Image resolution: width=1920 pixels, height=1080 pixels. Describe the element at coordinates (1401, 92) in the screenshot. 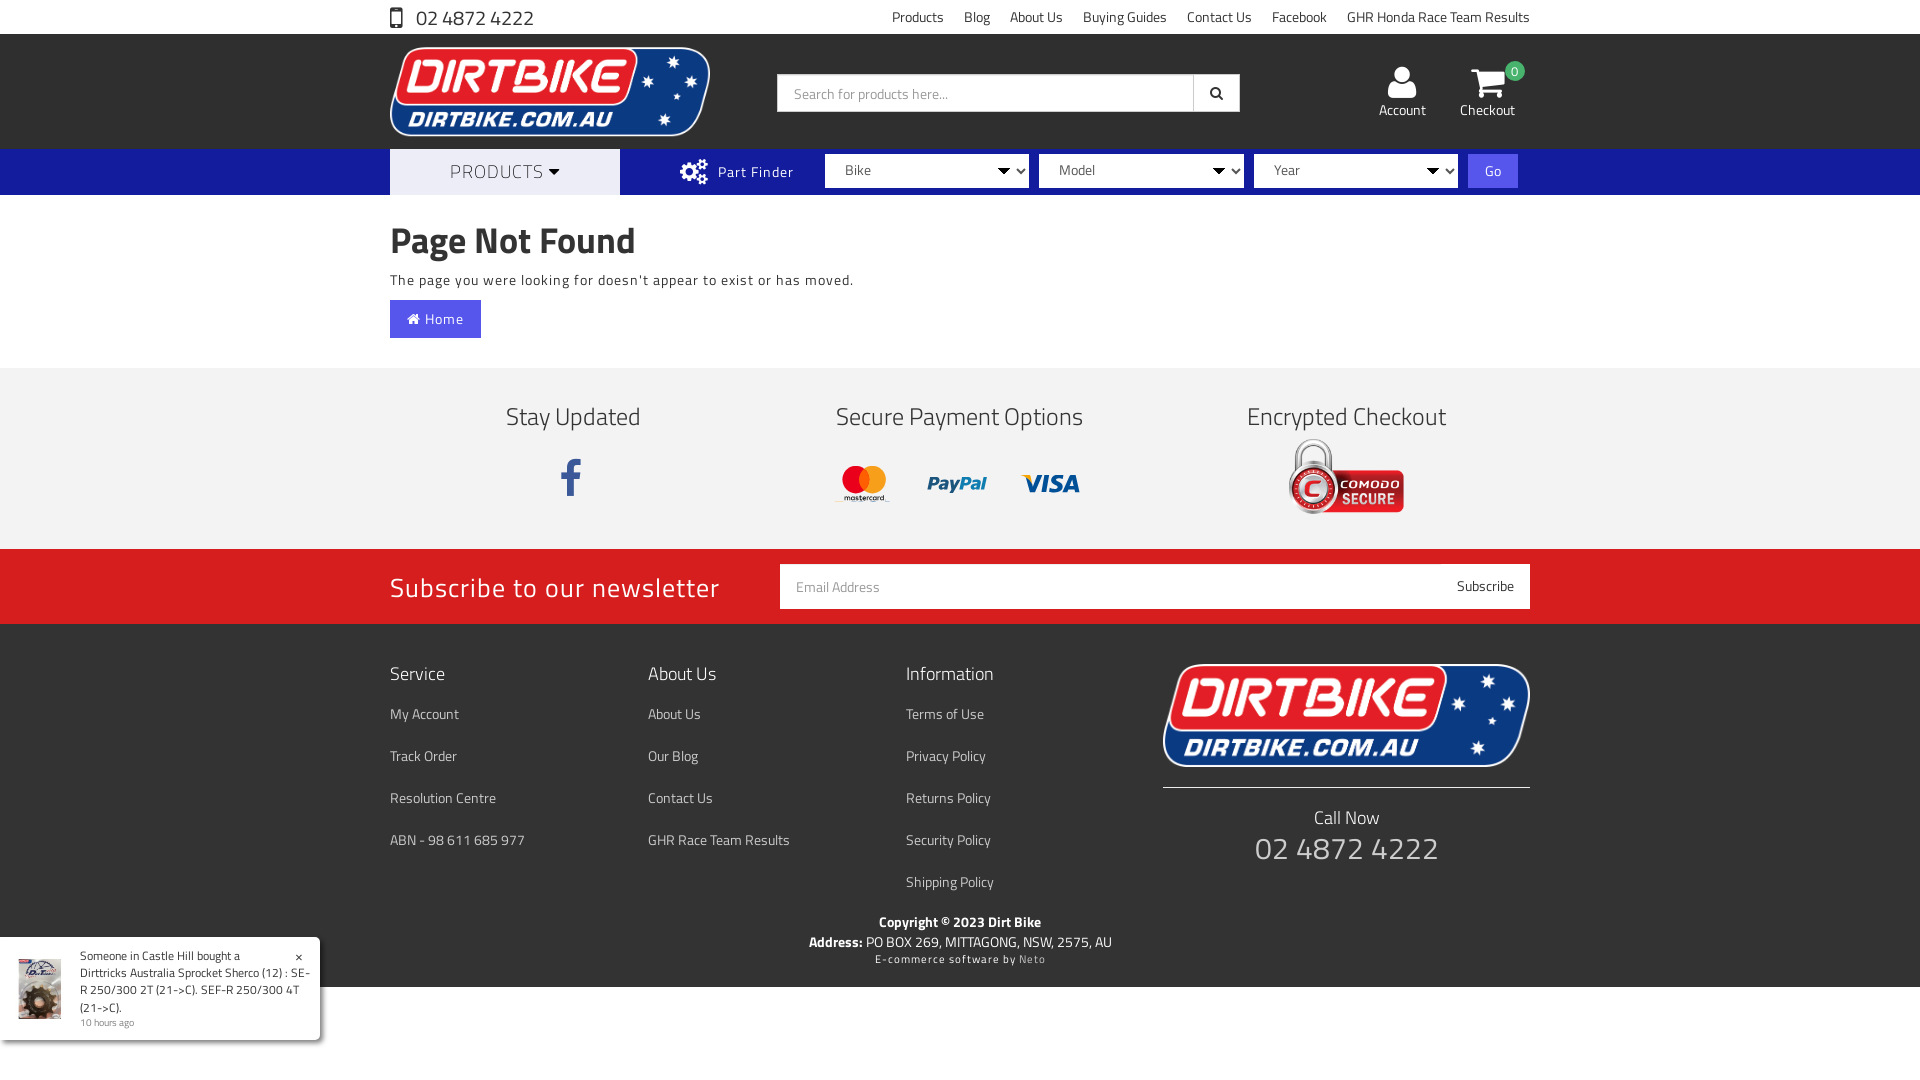

I see `'Account'` at that location.